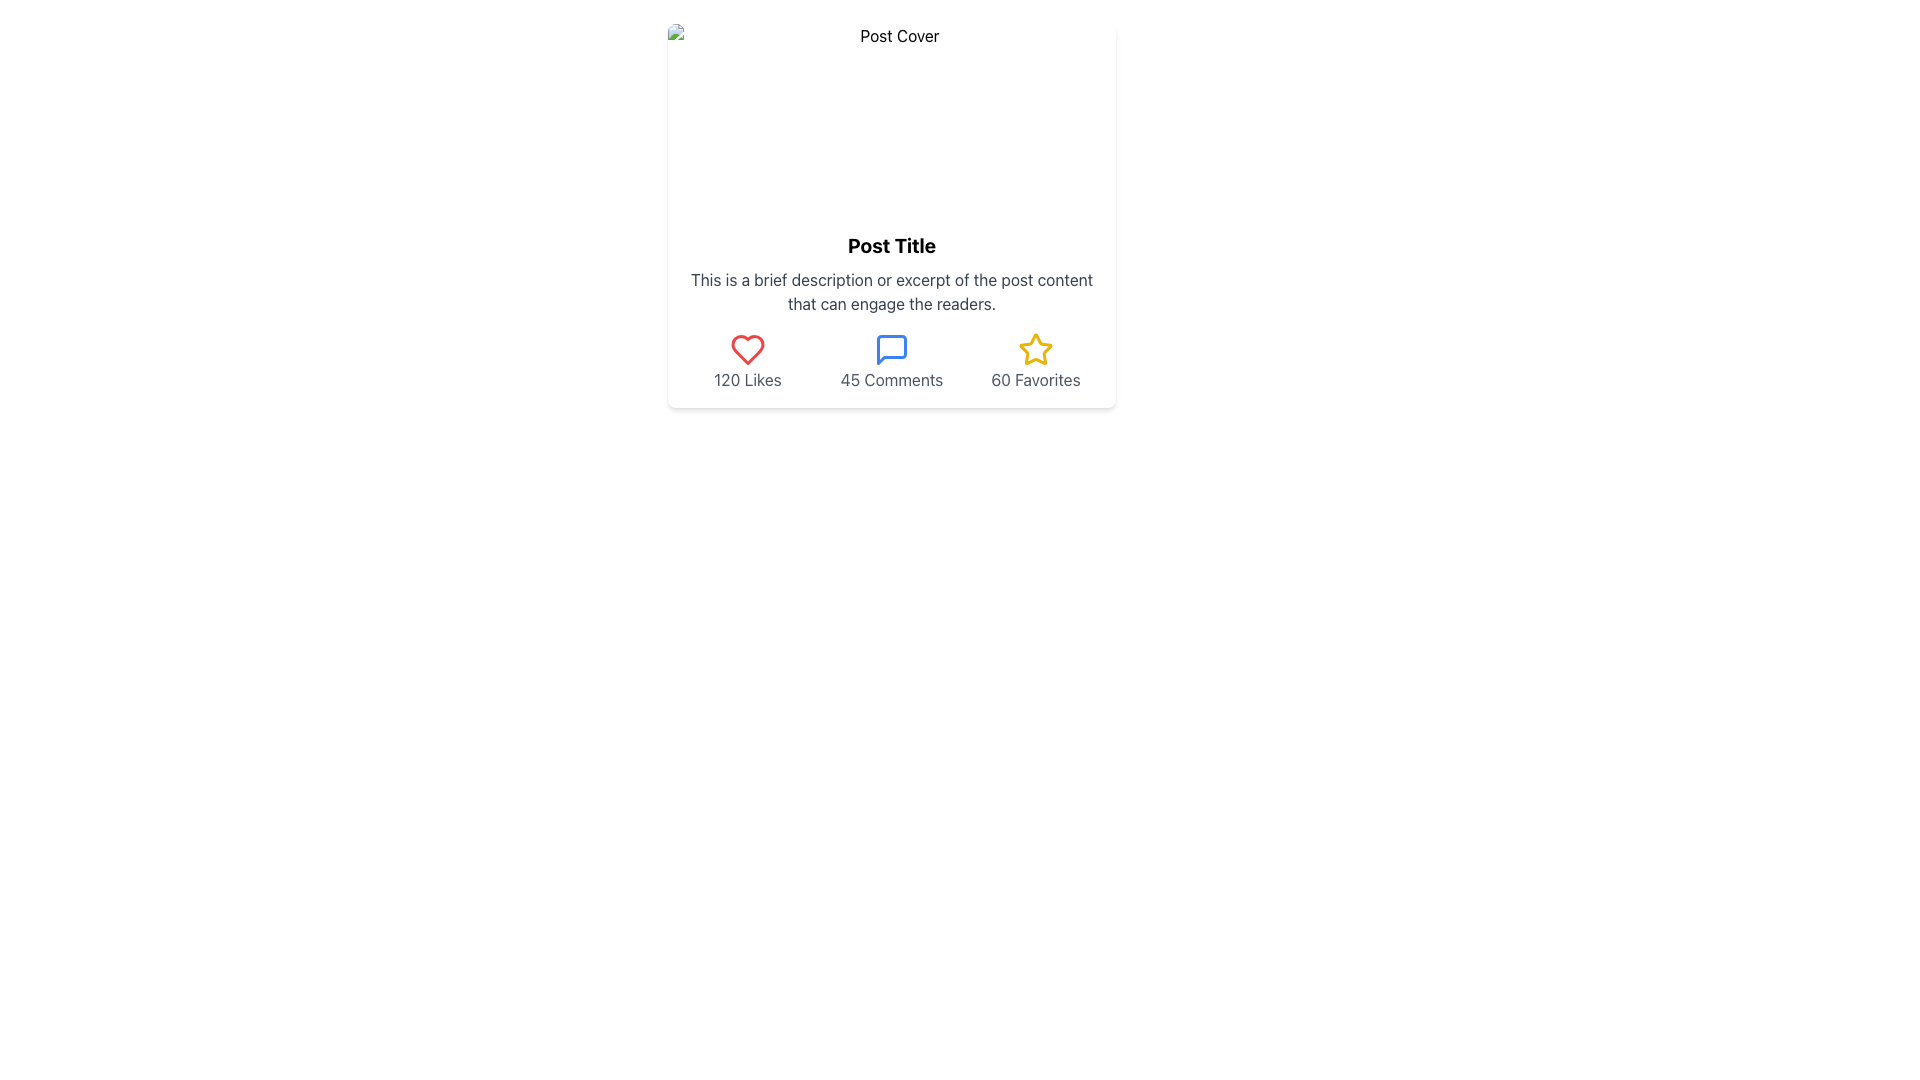 Image resolution: width=1920 pixels, height=1080 pixels. Describe the element at coordinates (747, 349) in the screenshot. I see `the heart icon with a '120 Likes' label below it, which is styled in red and located on the left side of a card-like interface` at that location.